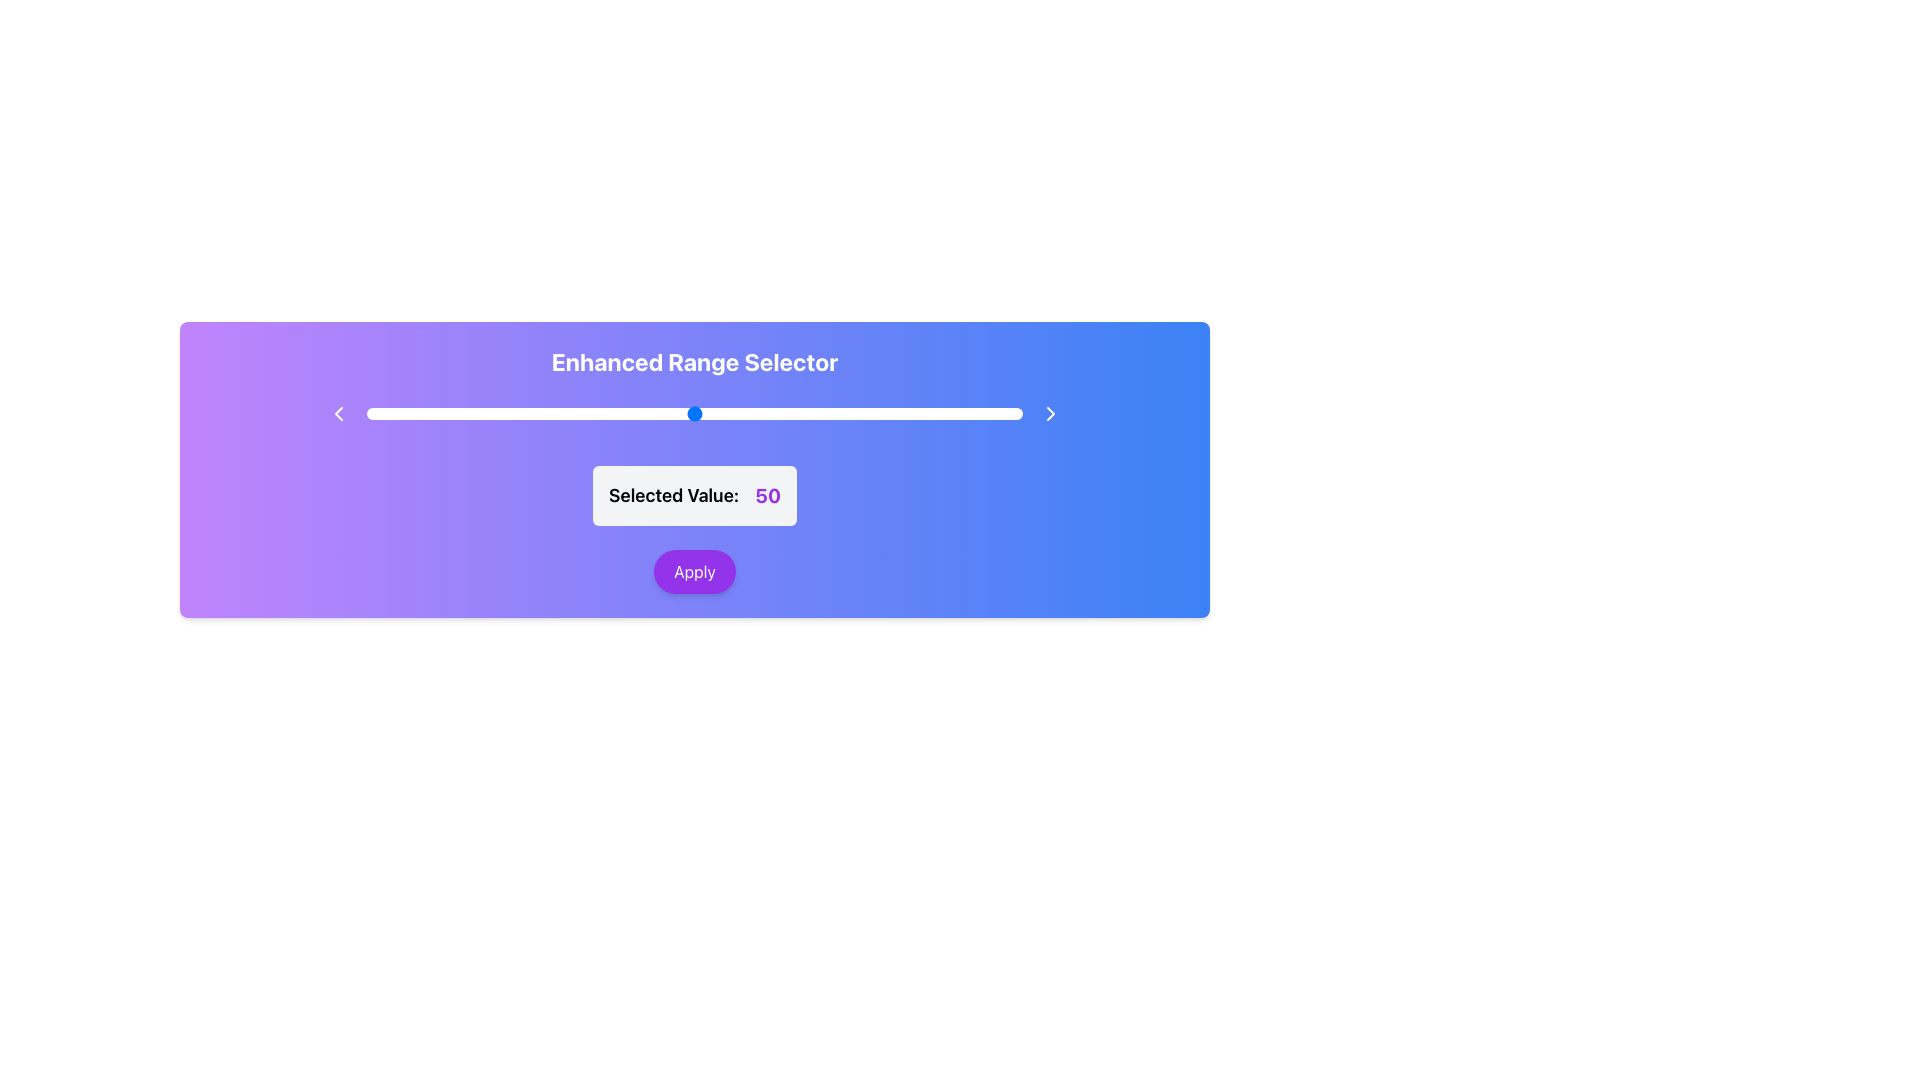  I want to click on the Text display box that shows 'Selected Value:' and '50', which is located below the range slider and above the 'Apply' button, so click(695, 495).